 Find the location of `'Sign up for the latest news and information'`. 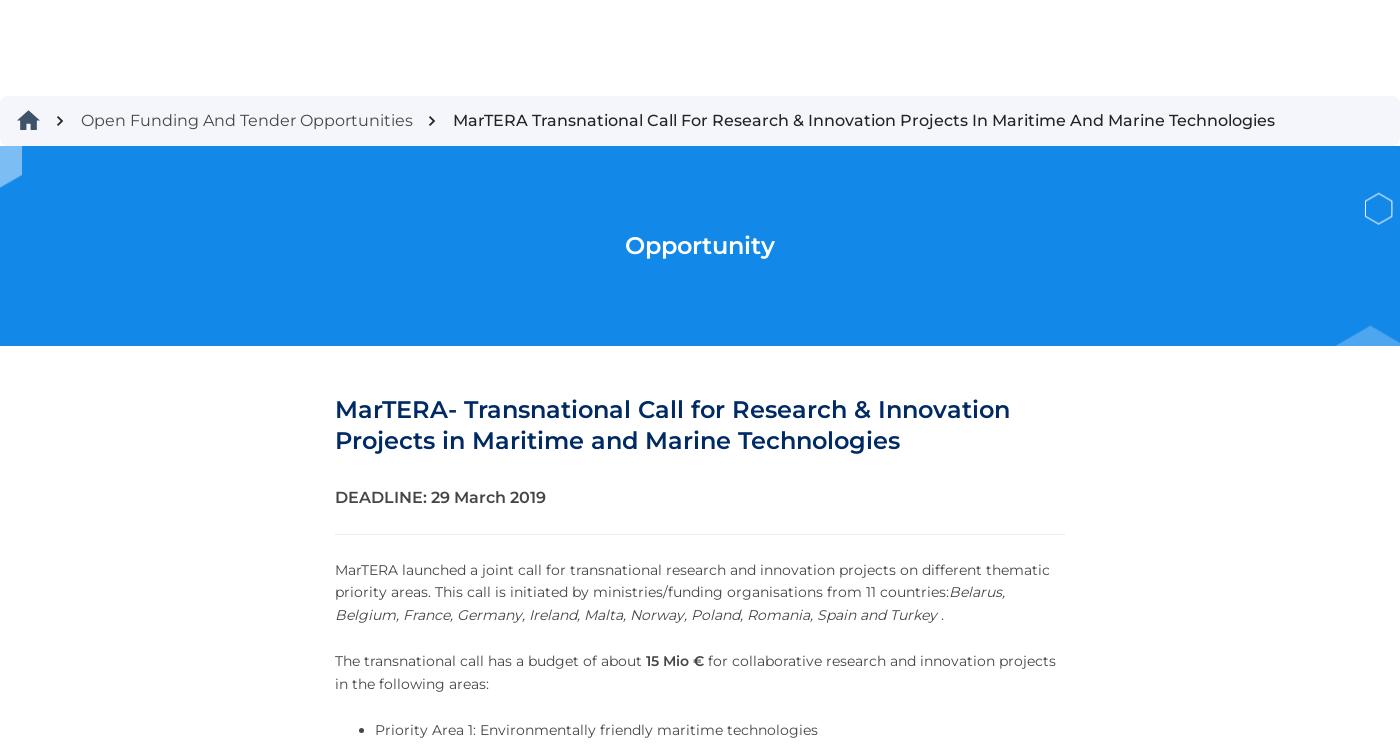

'Sign up for the latest news and information' is located at coordinates (1184, 376).